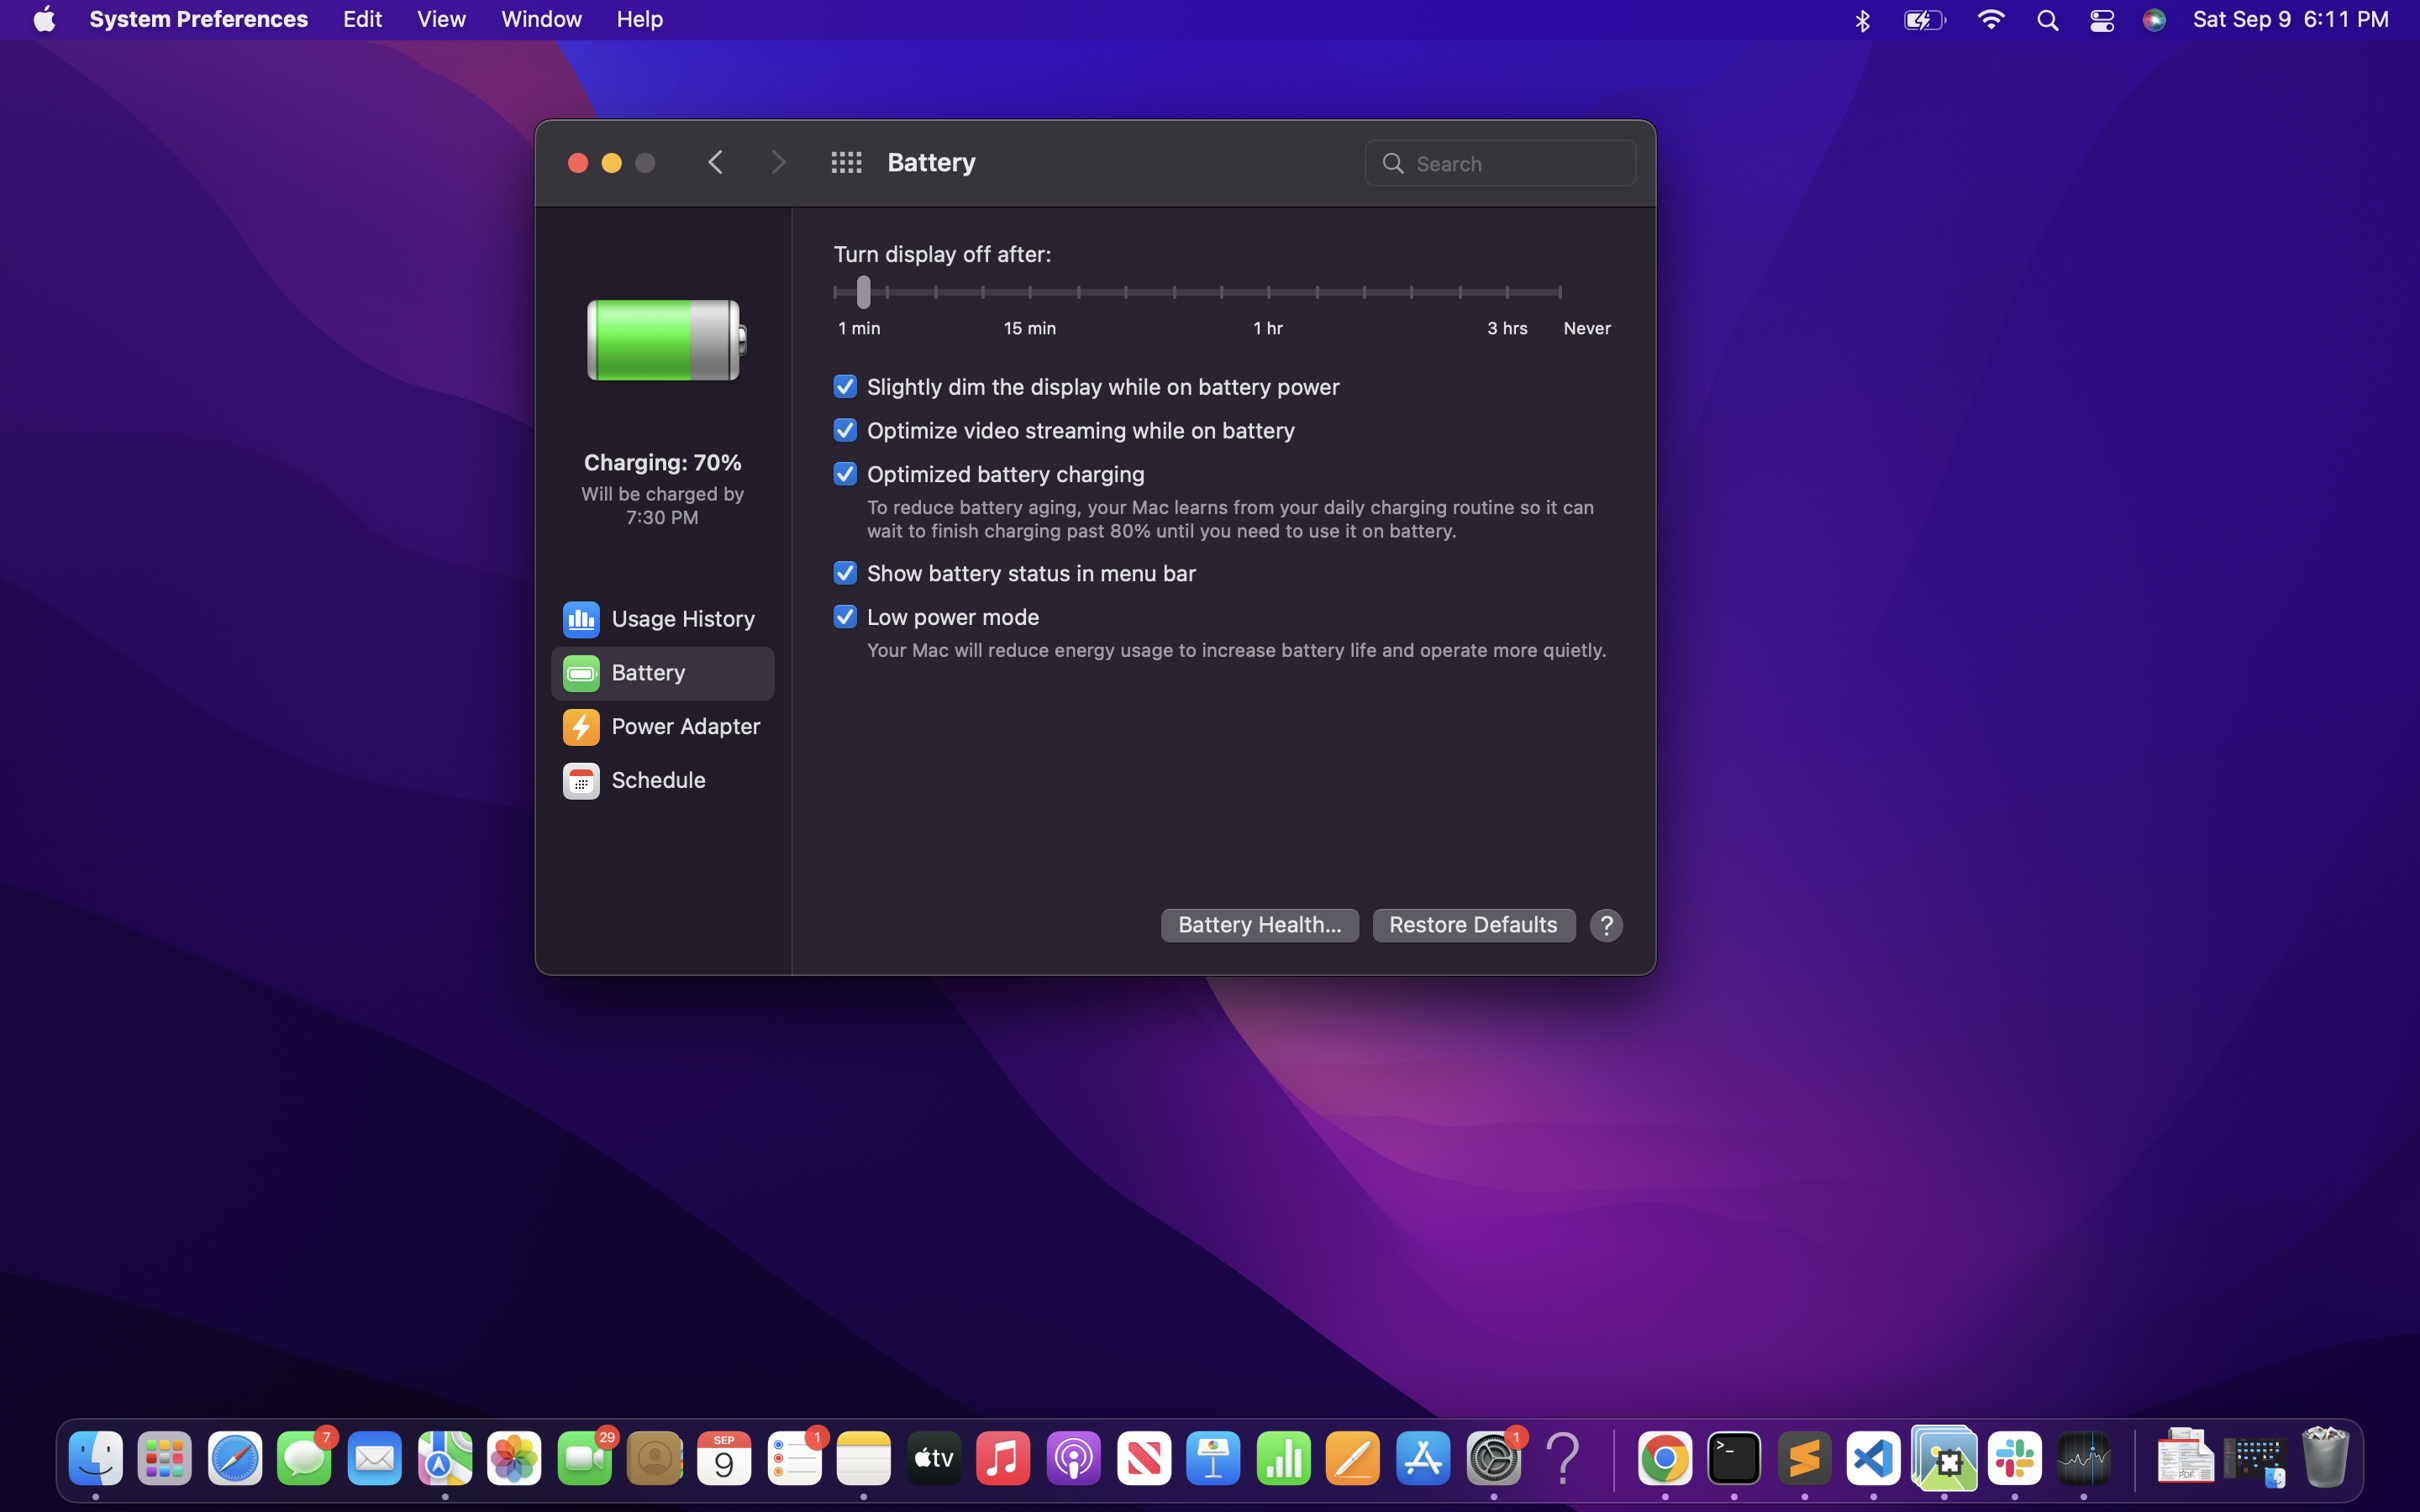 This screenshot has width=2420, height=1512. What do you see at coordinates (1269, 294) in the screenshot?
I see `Prefer to not shut down the screen post one hour` at bounding box center [1269, 294].